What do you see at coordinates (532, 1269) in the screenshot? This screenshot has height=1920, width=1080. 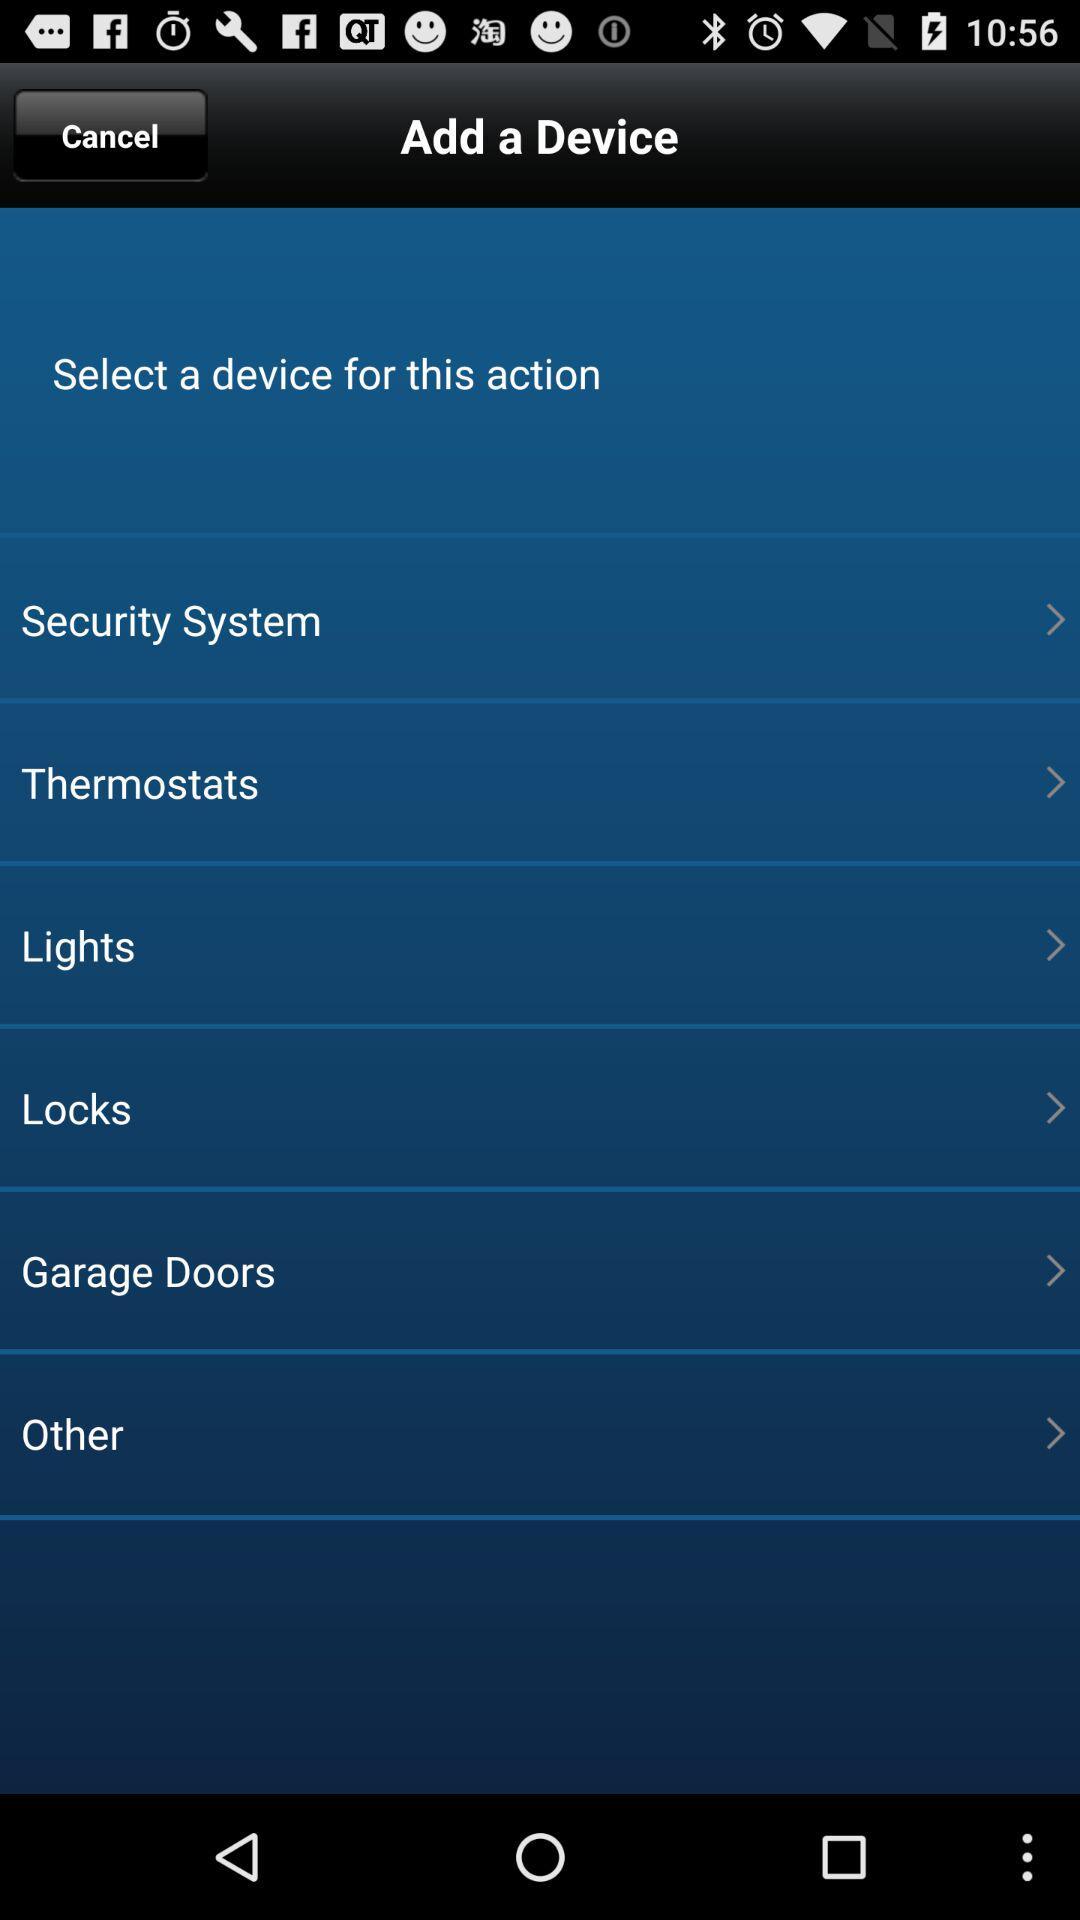 I see `the garage doors icon` at bounding box center [532, 1269].